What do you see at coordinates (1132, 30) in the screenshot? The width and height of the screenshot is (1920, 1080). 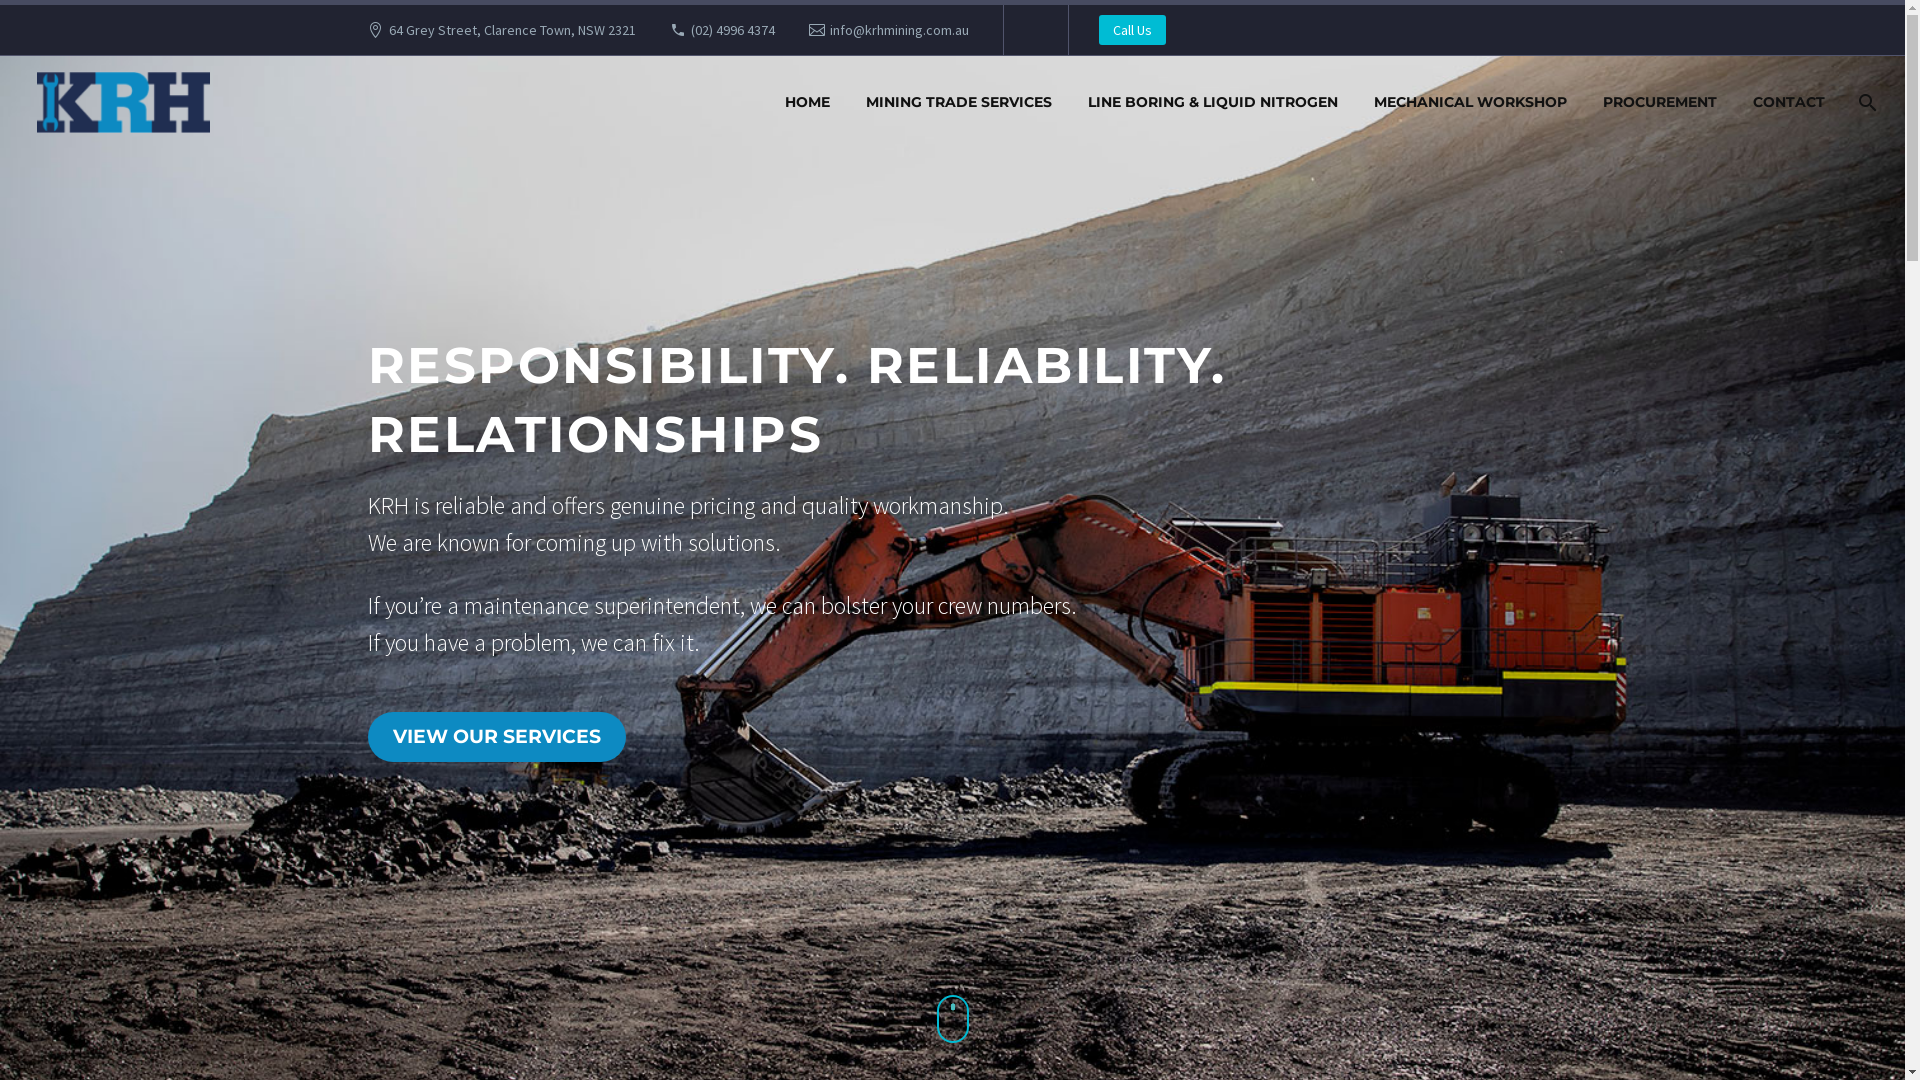 I see `'Call Us'` at bounding box center [1132, 30].